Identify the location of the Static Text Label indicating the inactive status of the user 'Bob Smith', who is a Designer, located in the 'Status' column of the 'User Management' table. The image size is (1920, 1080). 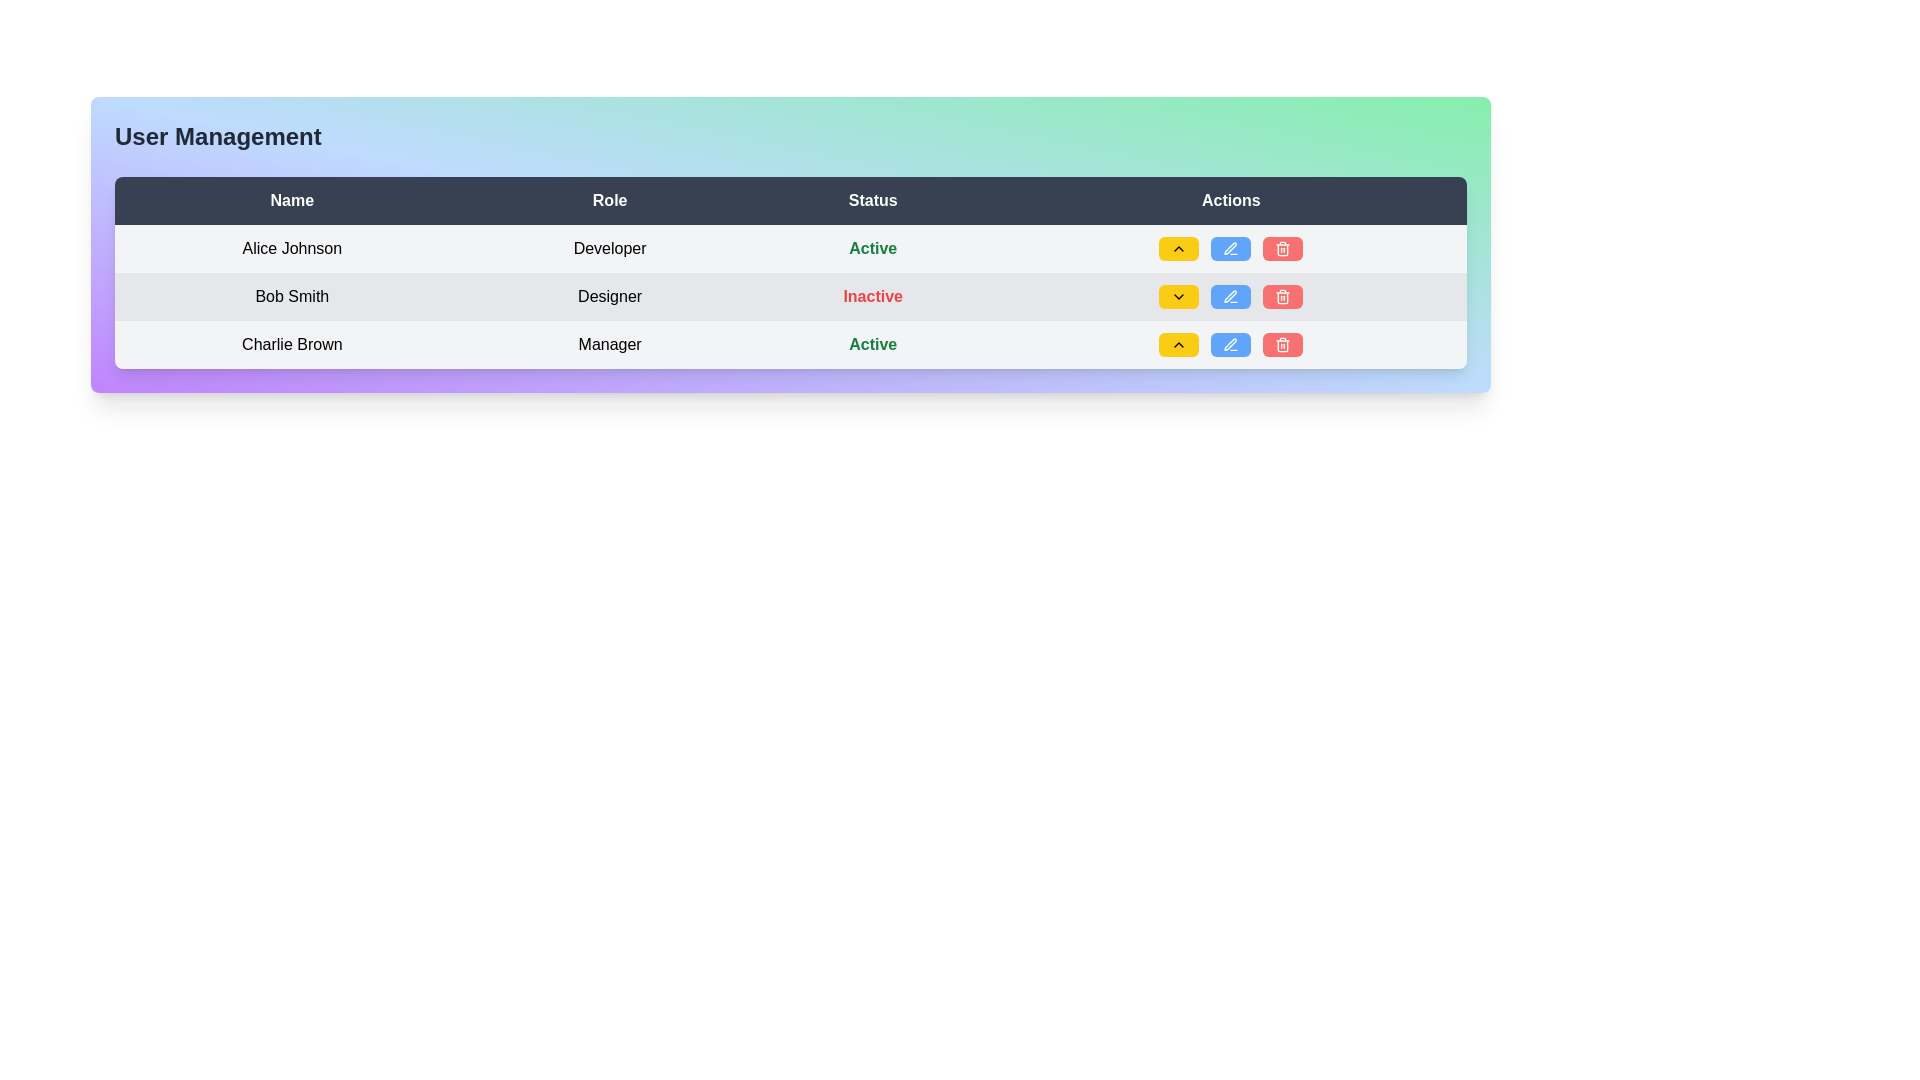
(873, 297).